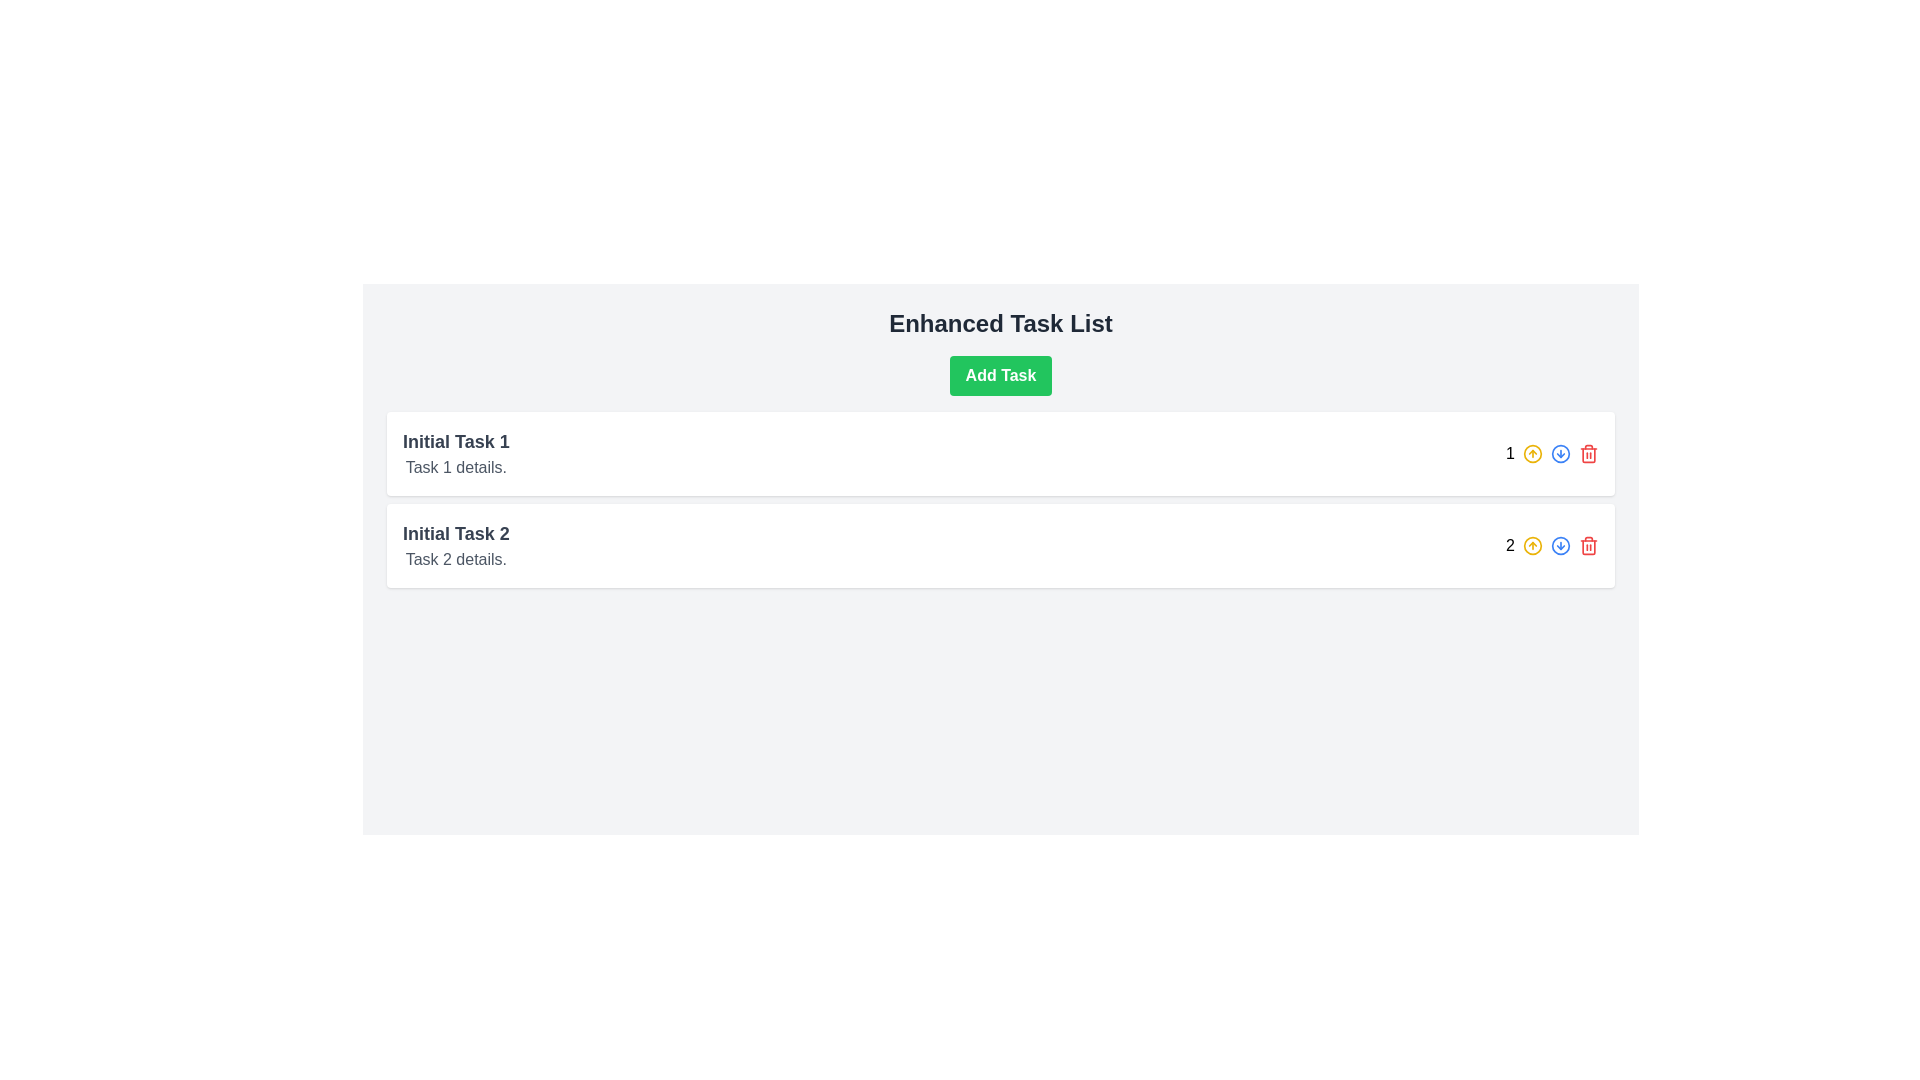 This screenshot has width=1920, height=1080. Describe the element at coordinates (455, 546) in the screenshot. I see `the text block that provides the title 'Initial Task 2' and description 'Task 2 details.' located centrally within the second task block of the task list` at that location.